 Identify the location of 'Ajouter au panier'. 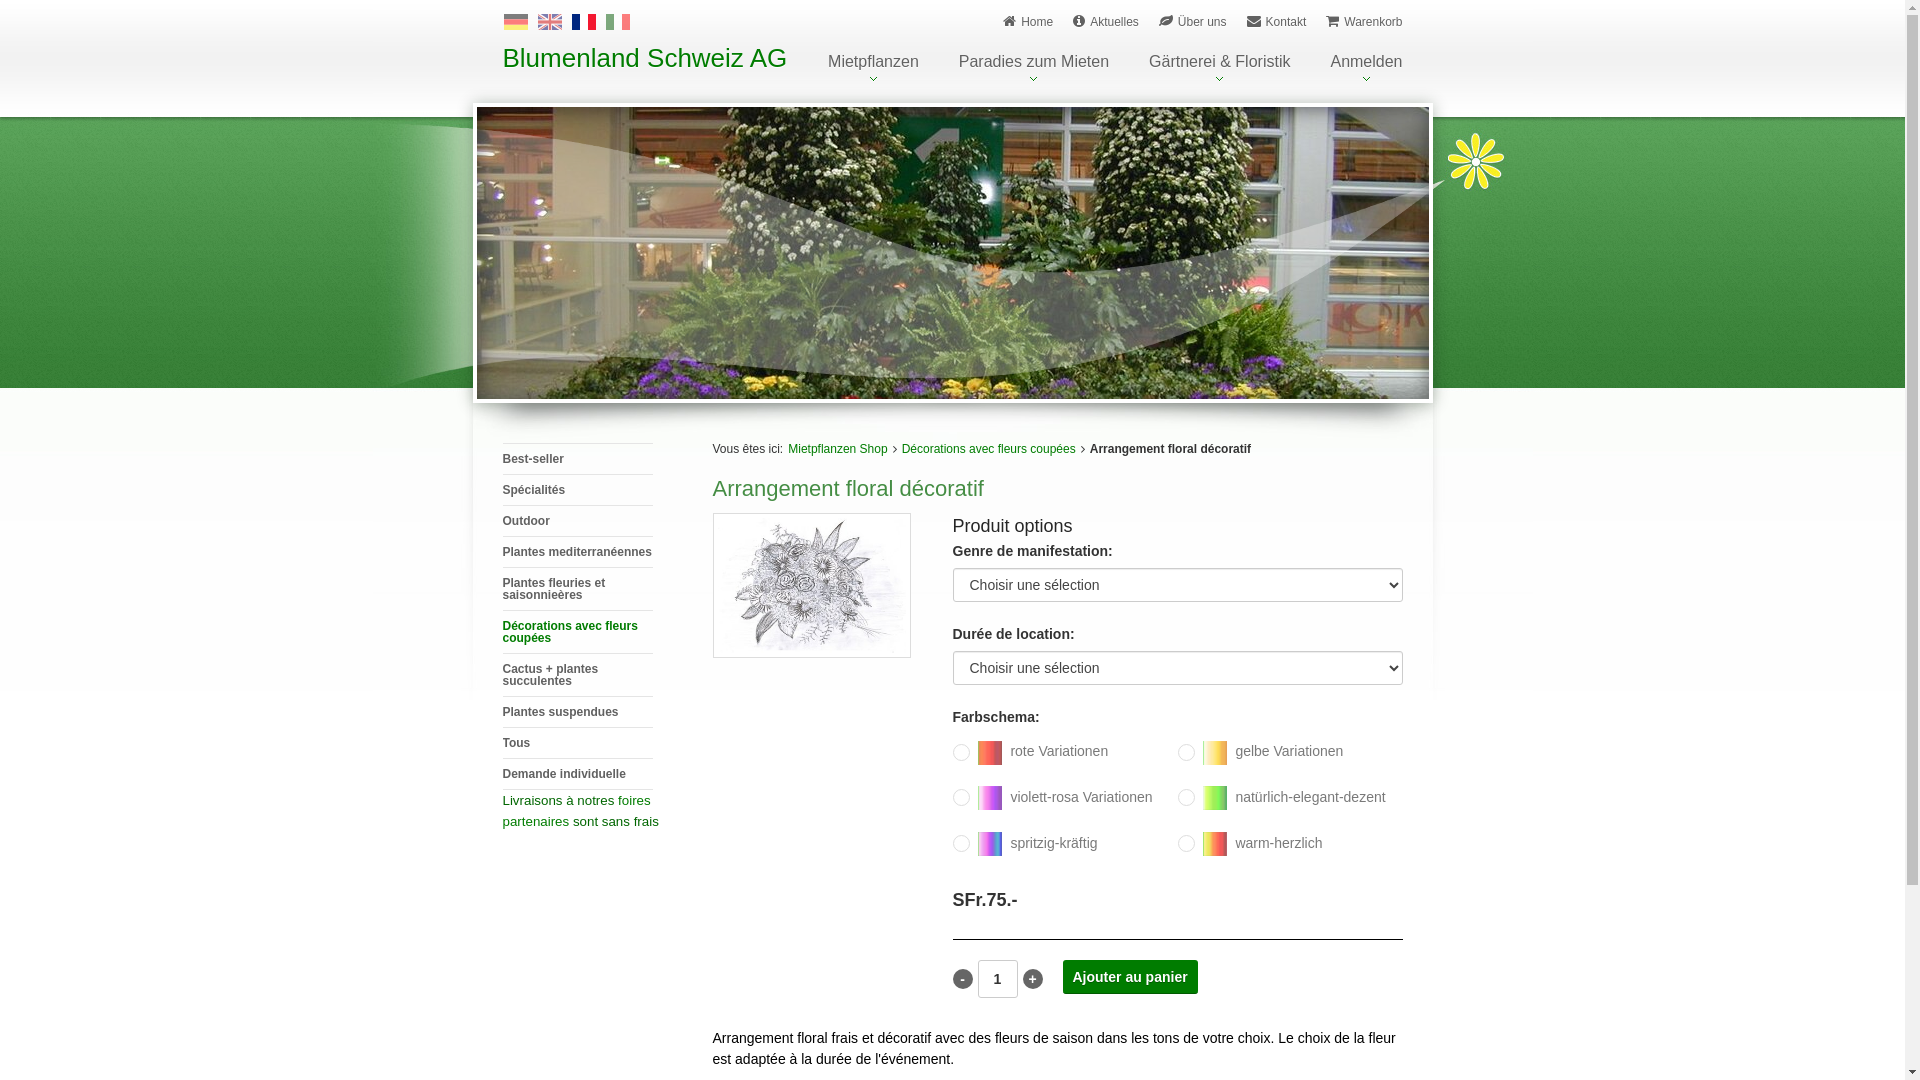
(1129, 975).